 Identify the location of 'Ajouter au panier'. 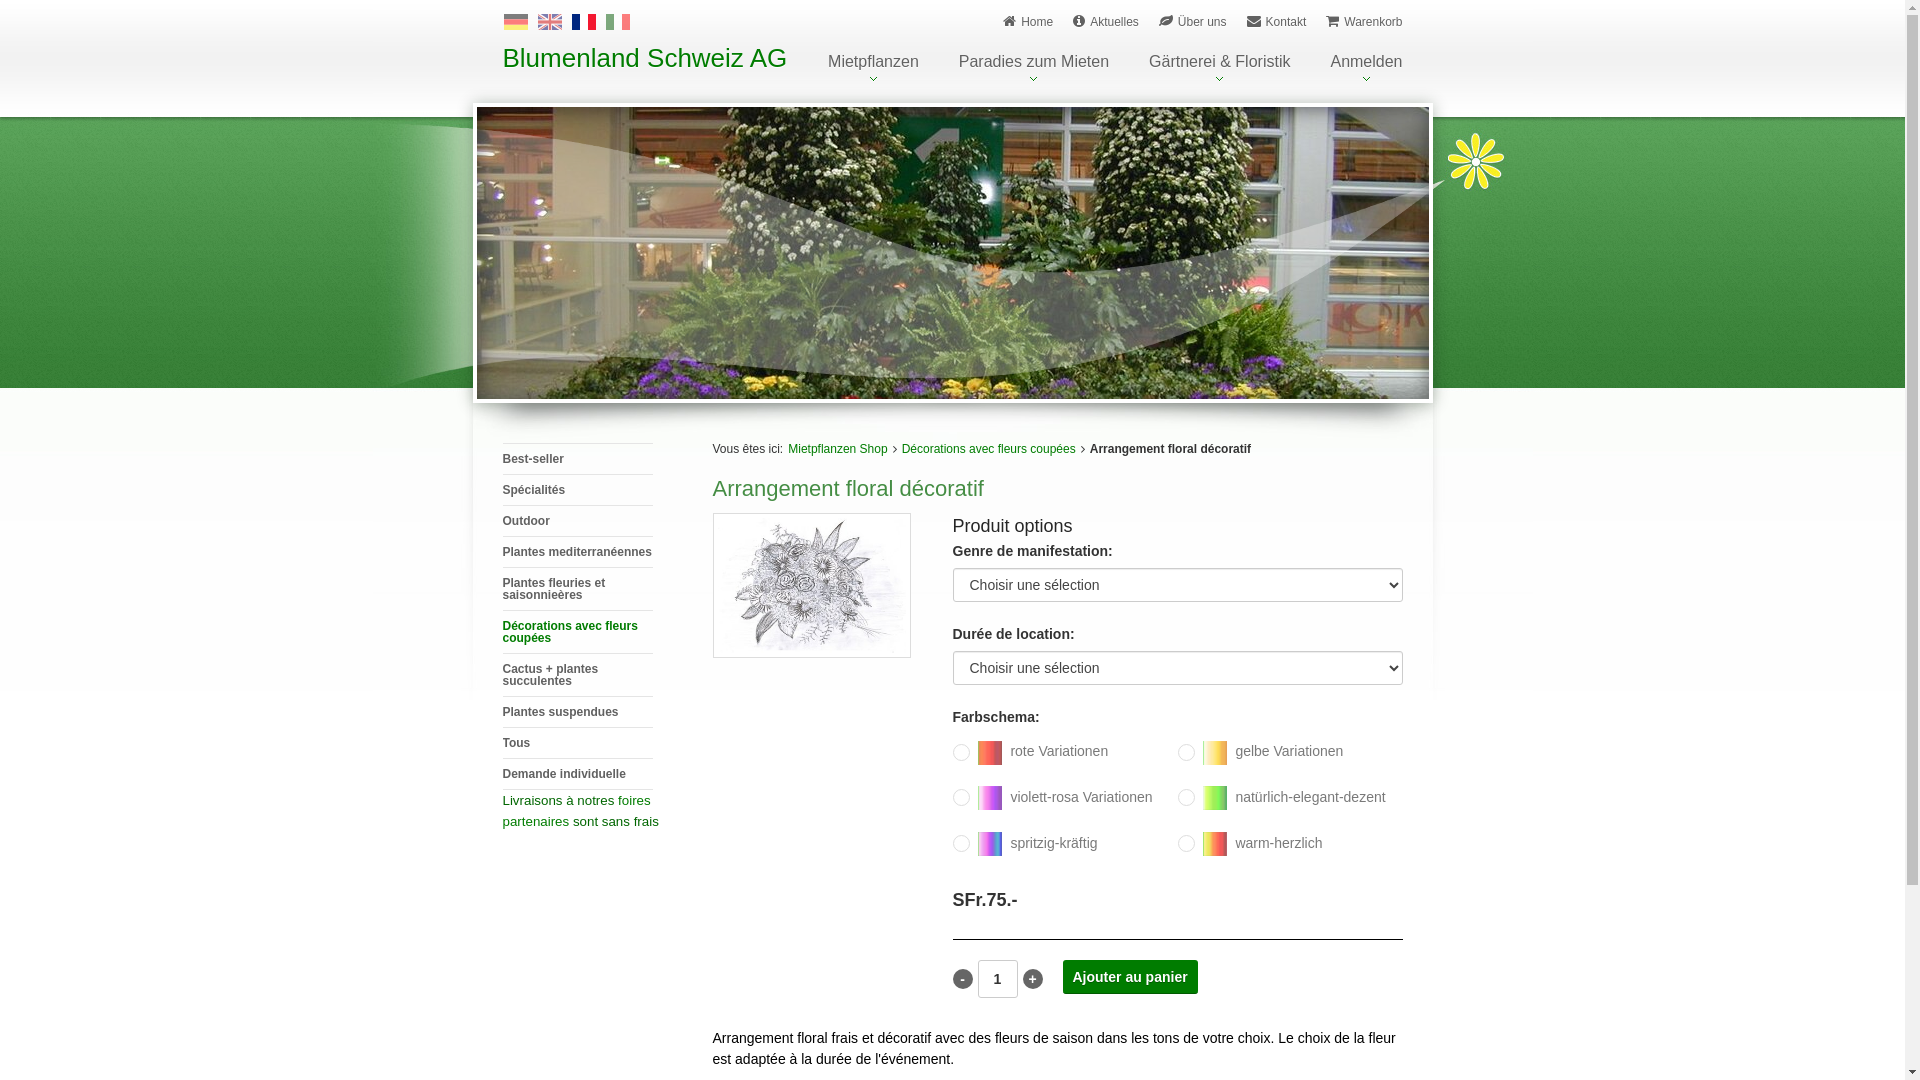
(1129, 975).